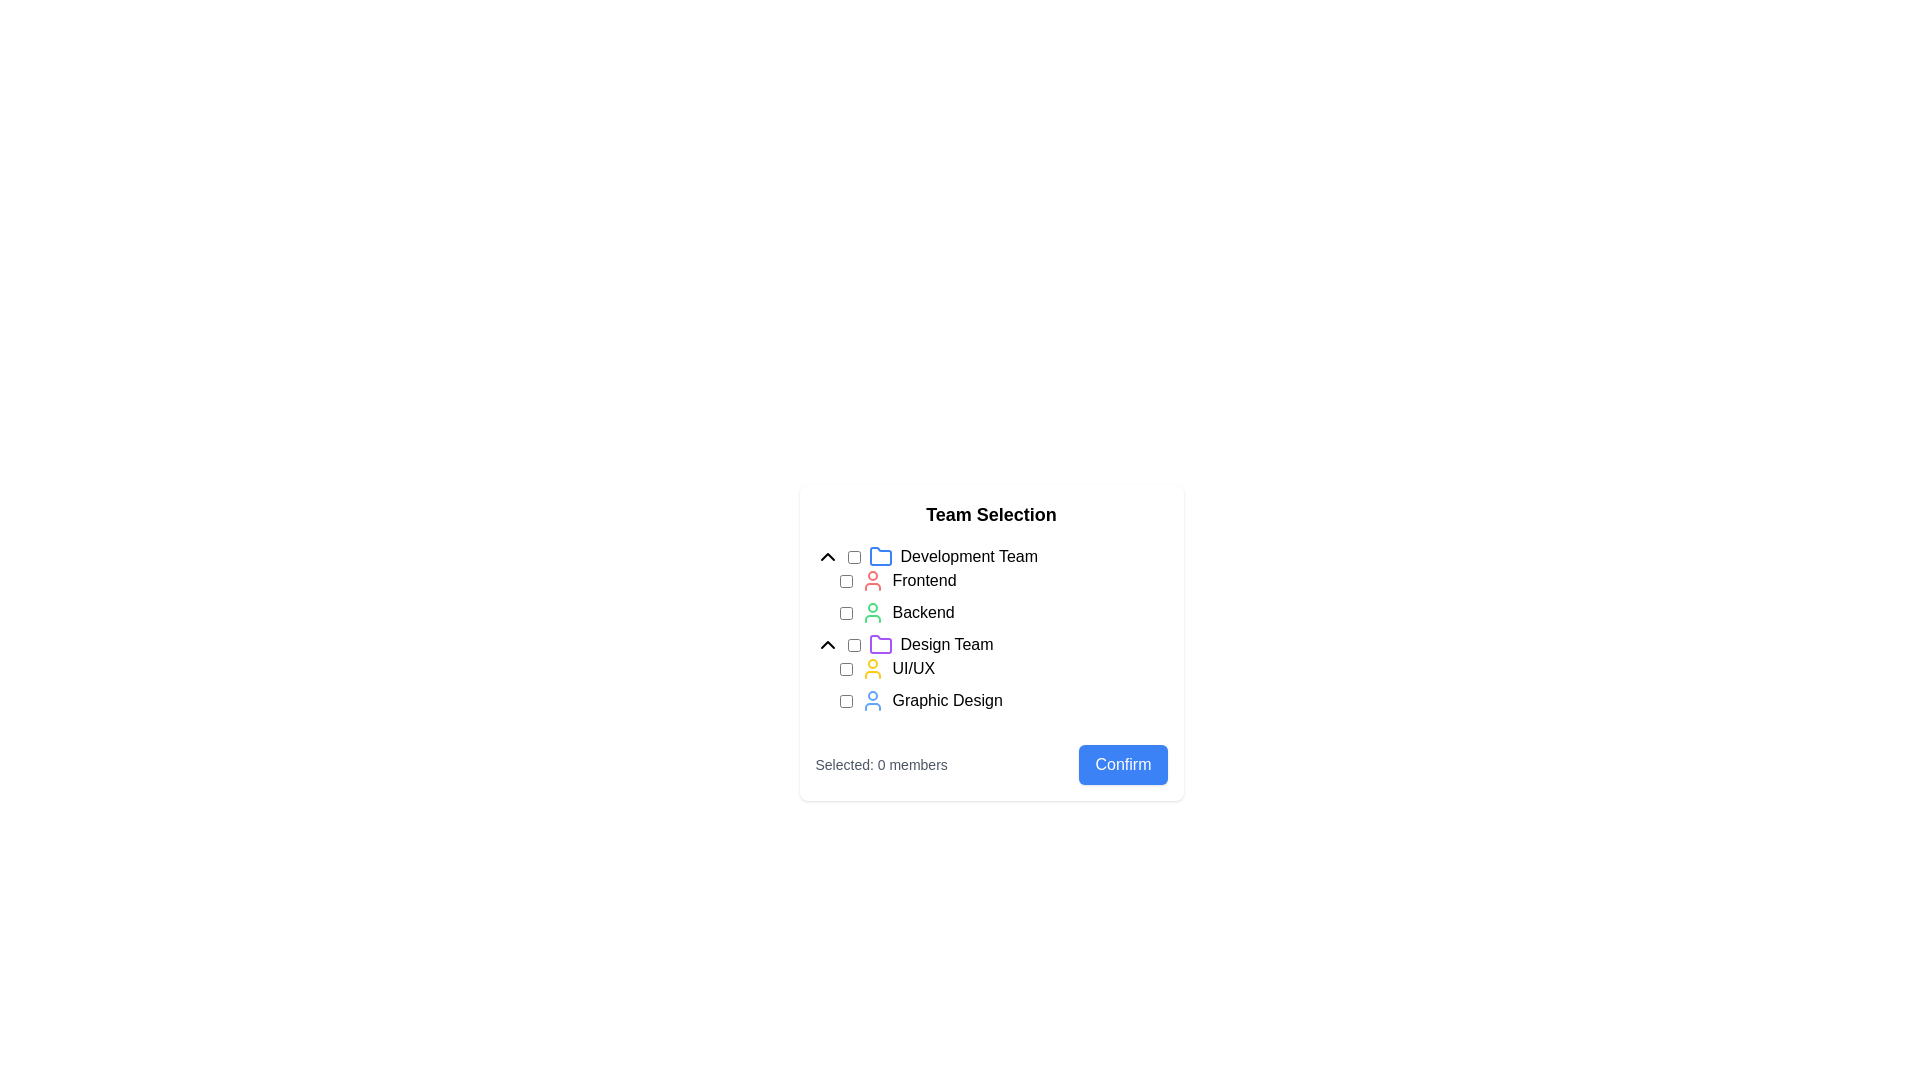 Image resolution: width=1920 pixels, height=1080 pixels. I want to click on the text label located on the right side of a checkbox and user-profile icon in the second row under the 'Development Team' header in the Team Selection menu to potentially view a tooltip, so click(923, 581).